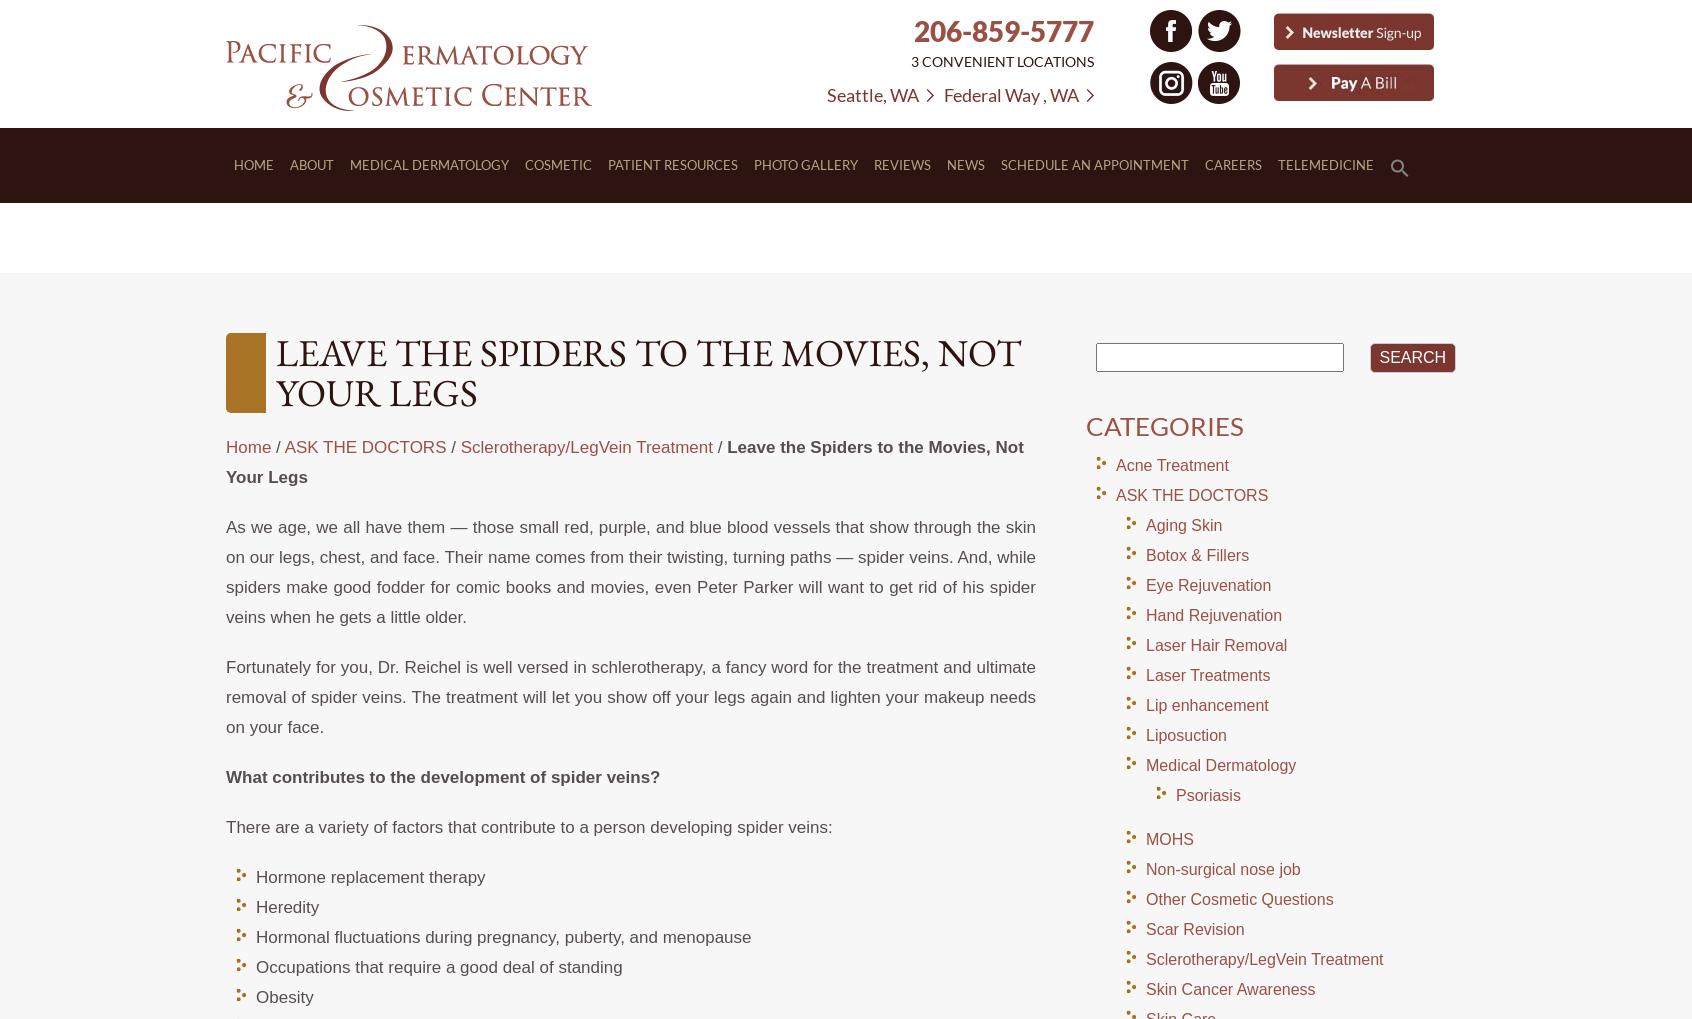 The height and width of the screenshot is (1019, 1692). What do you see at coordinates (370, 876) in the screenshot?
I see `'Hormone replacement therapy'` at bounding box center [370, 876].